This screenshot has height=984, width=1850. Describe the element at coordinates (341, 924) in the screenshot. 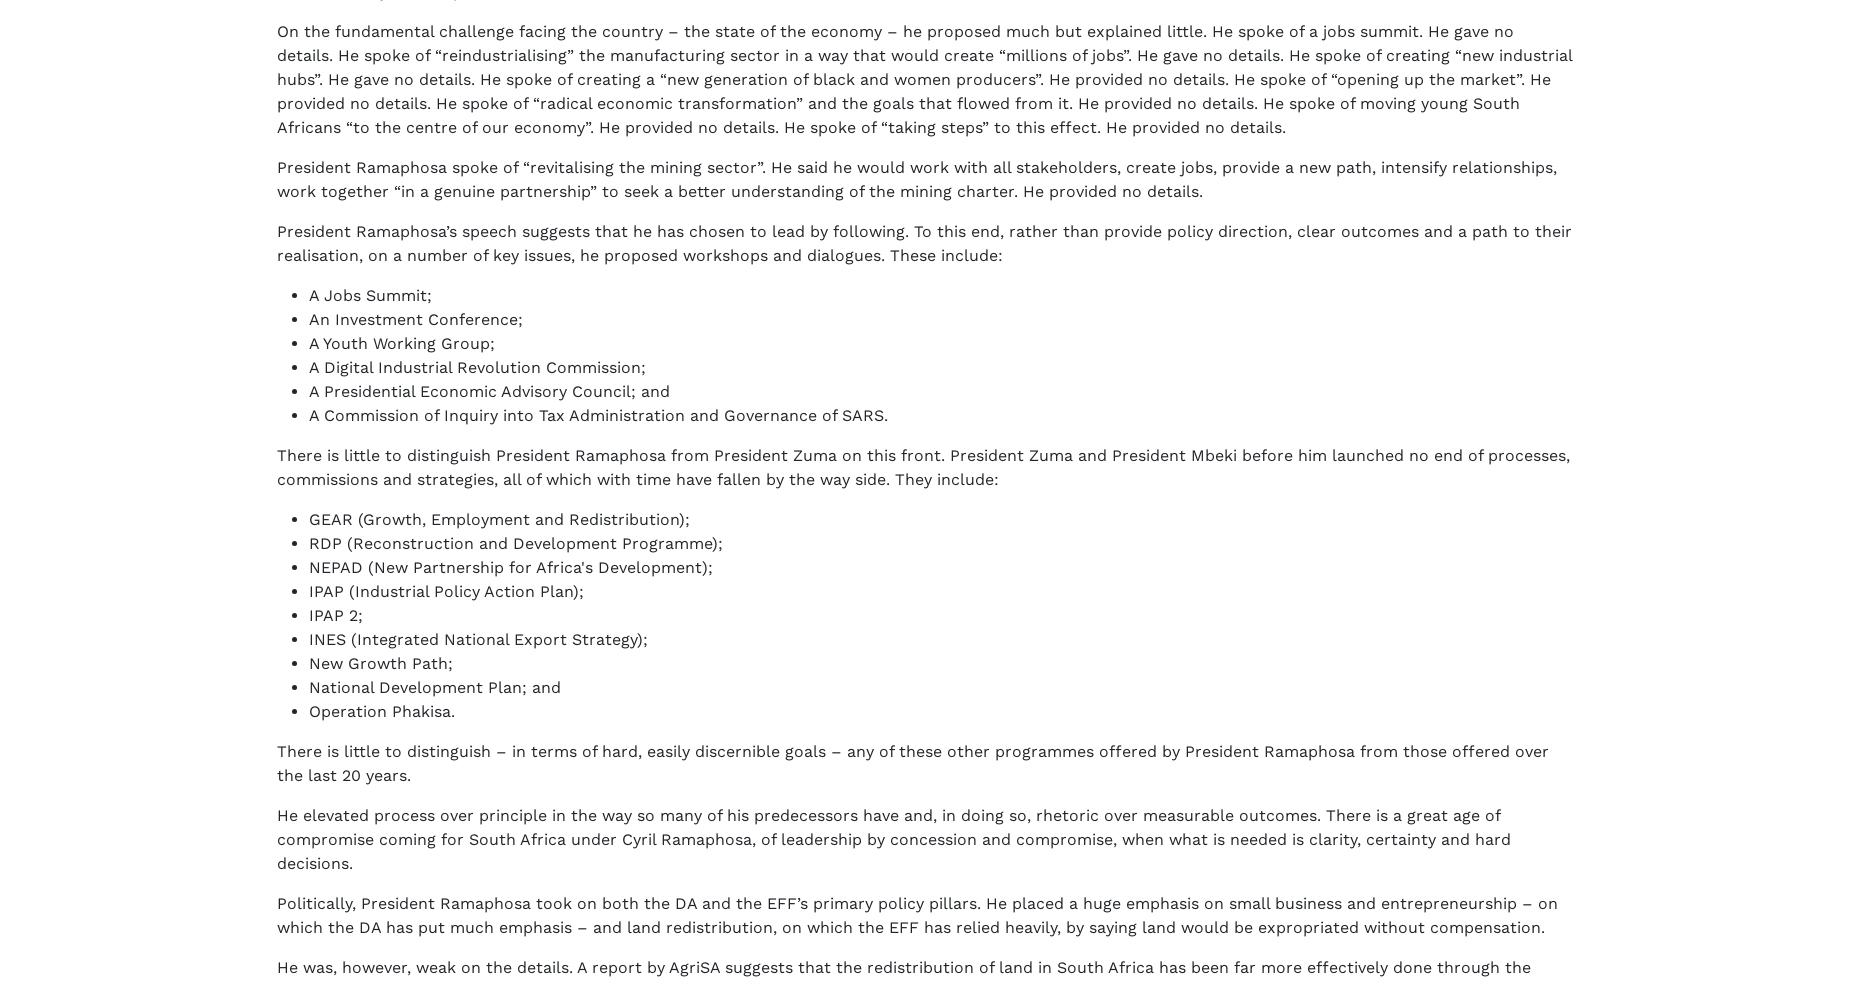

I see `'Terms & Conditions'` at that location.